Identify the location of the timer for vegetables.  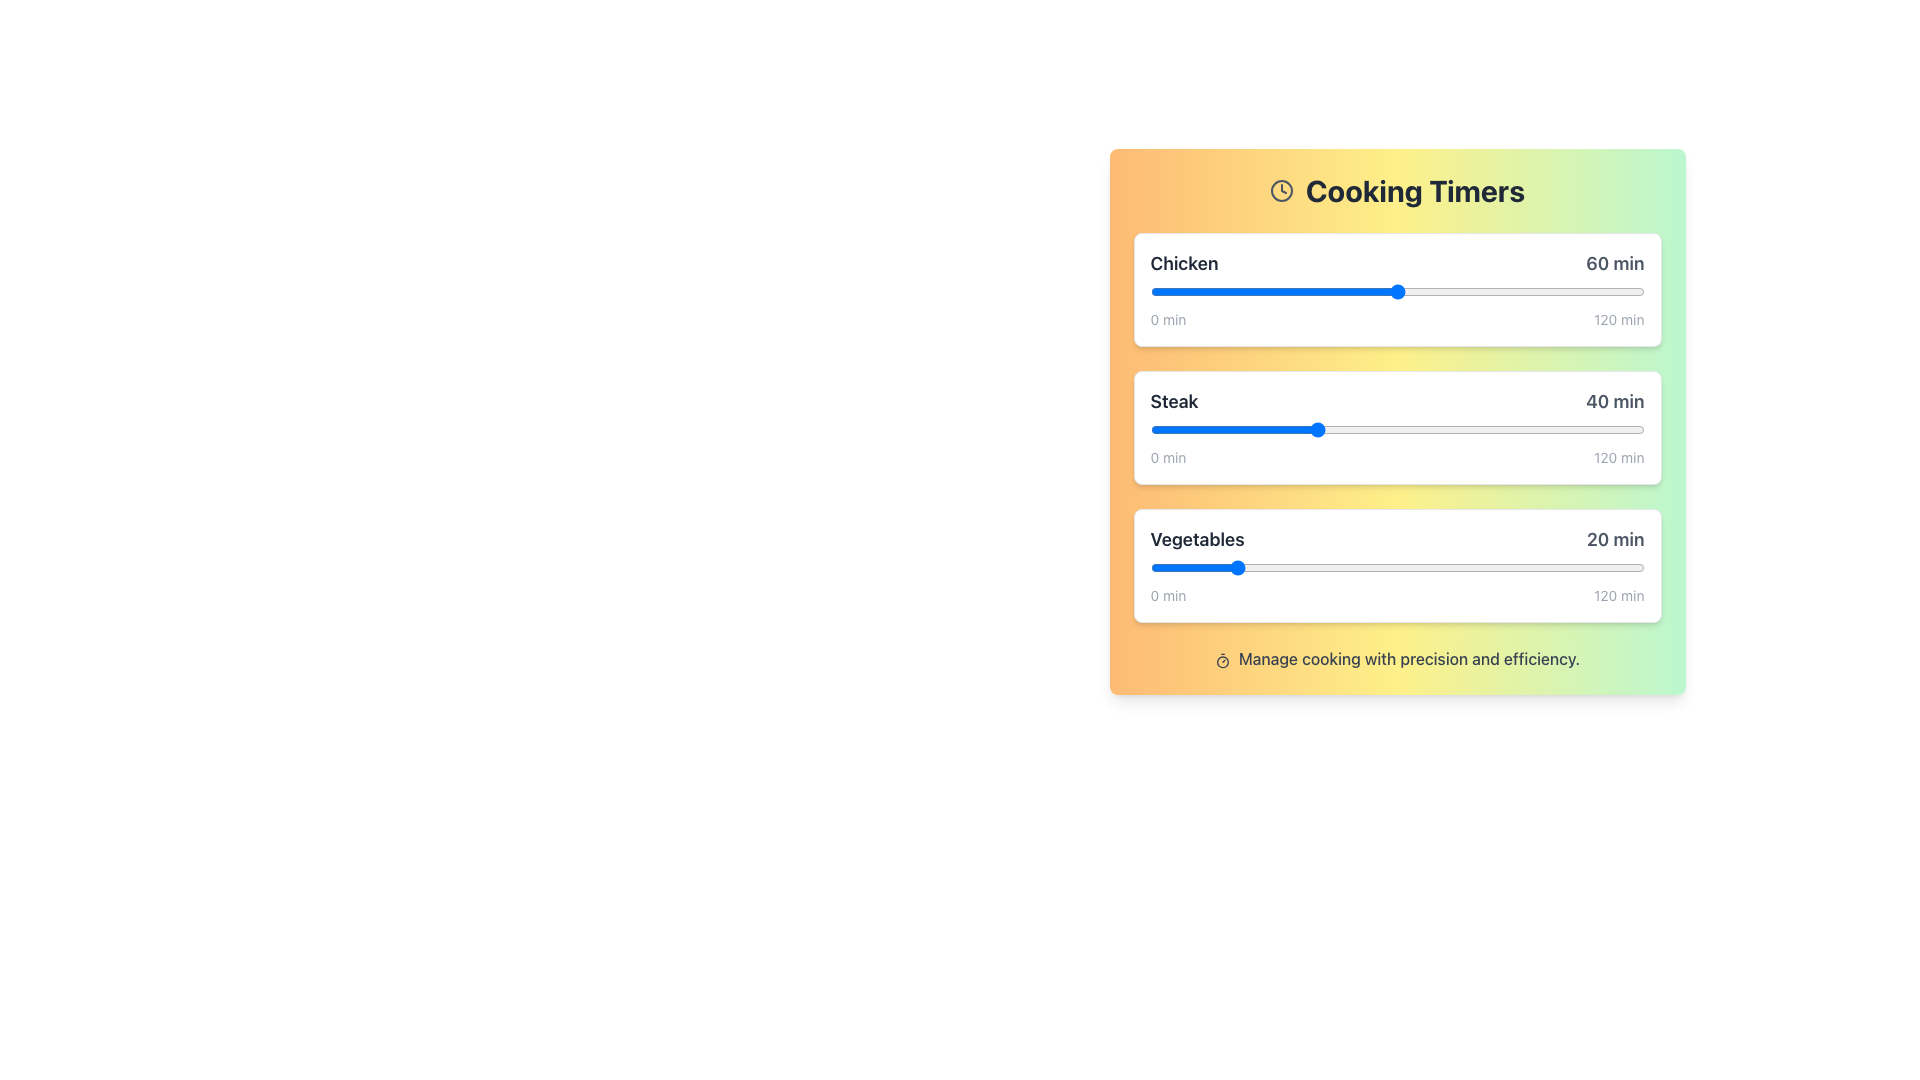
(1219, 567).